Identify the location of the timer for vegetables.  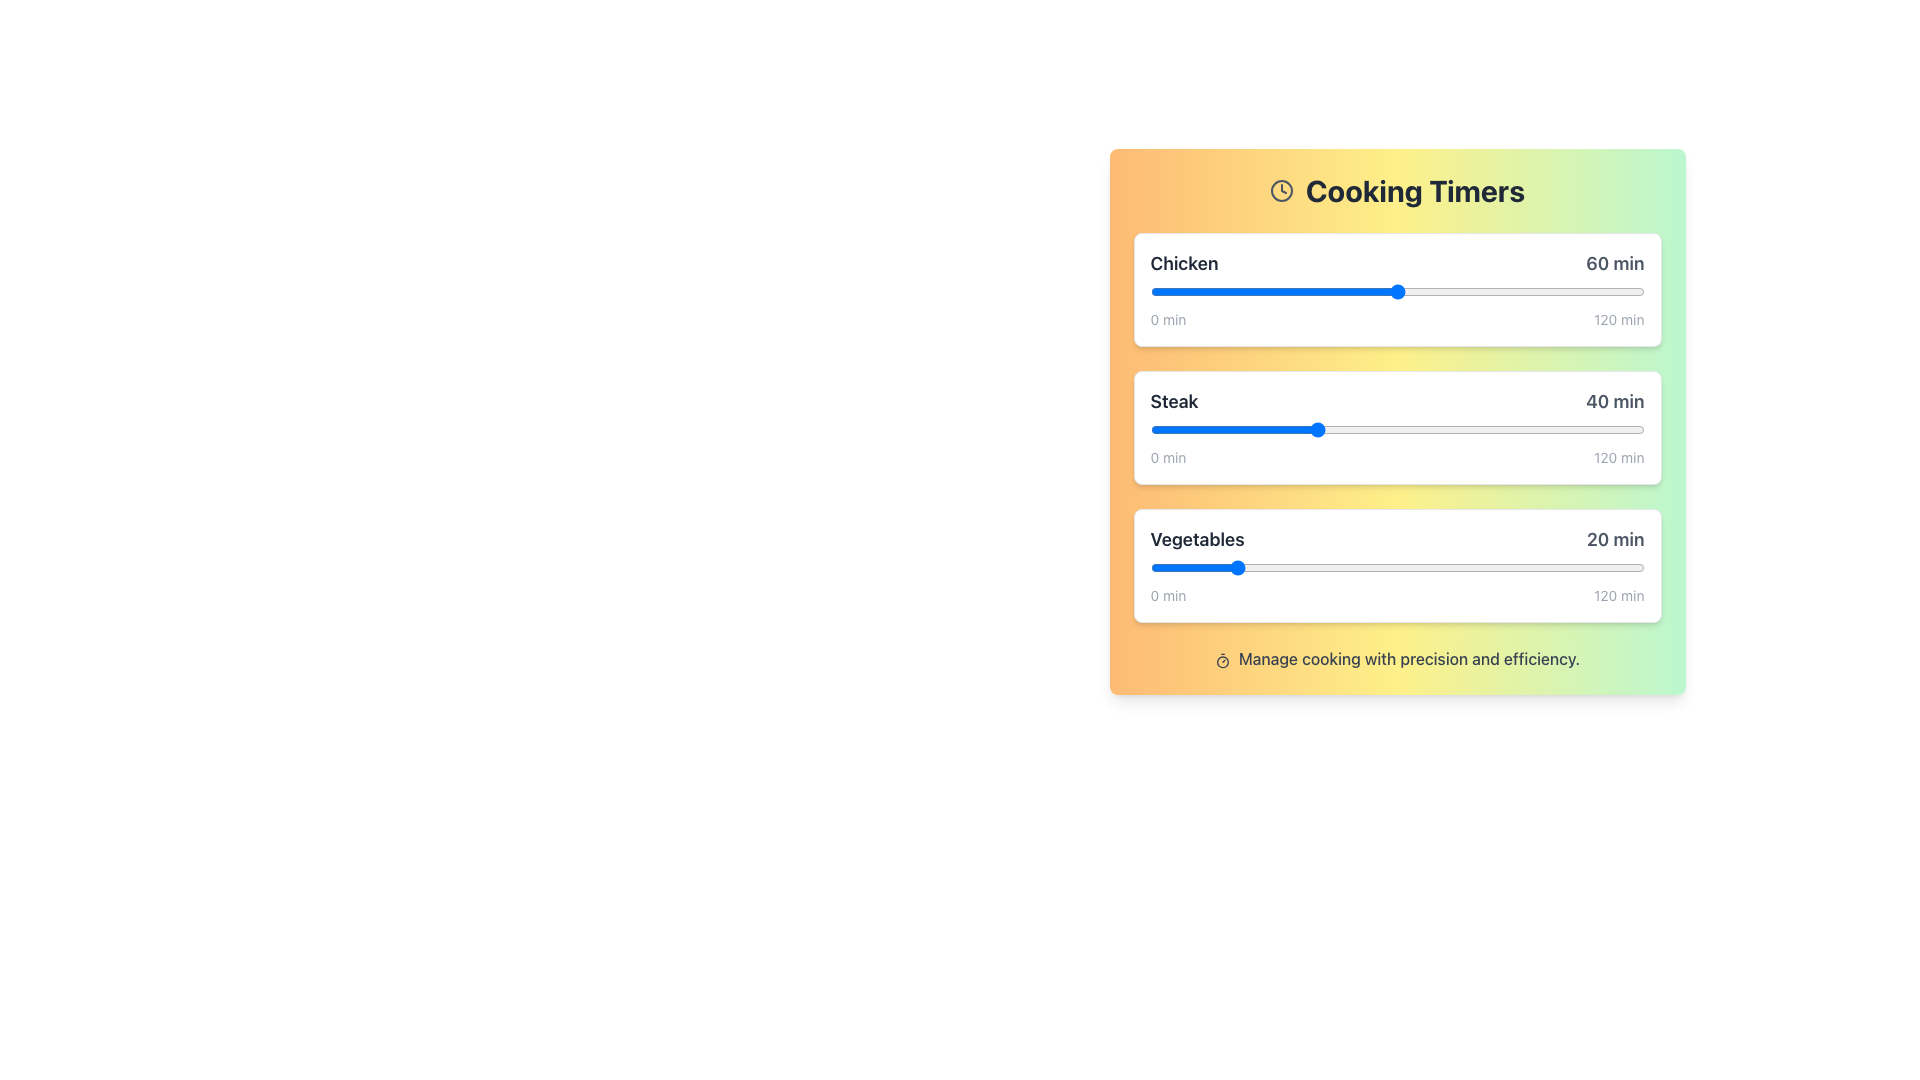
(1219, 567).